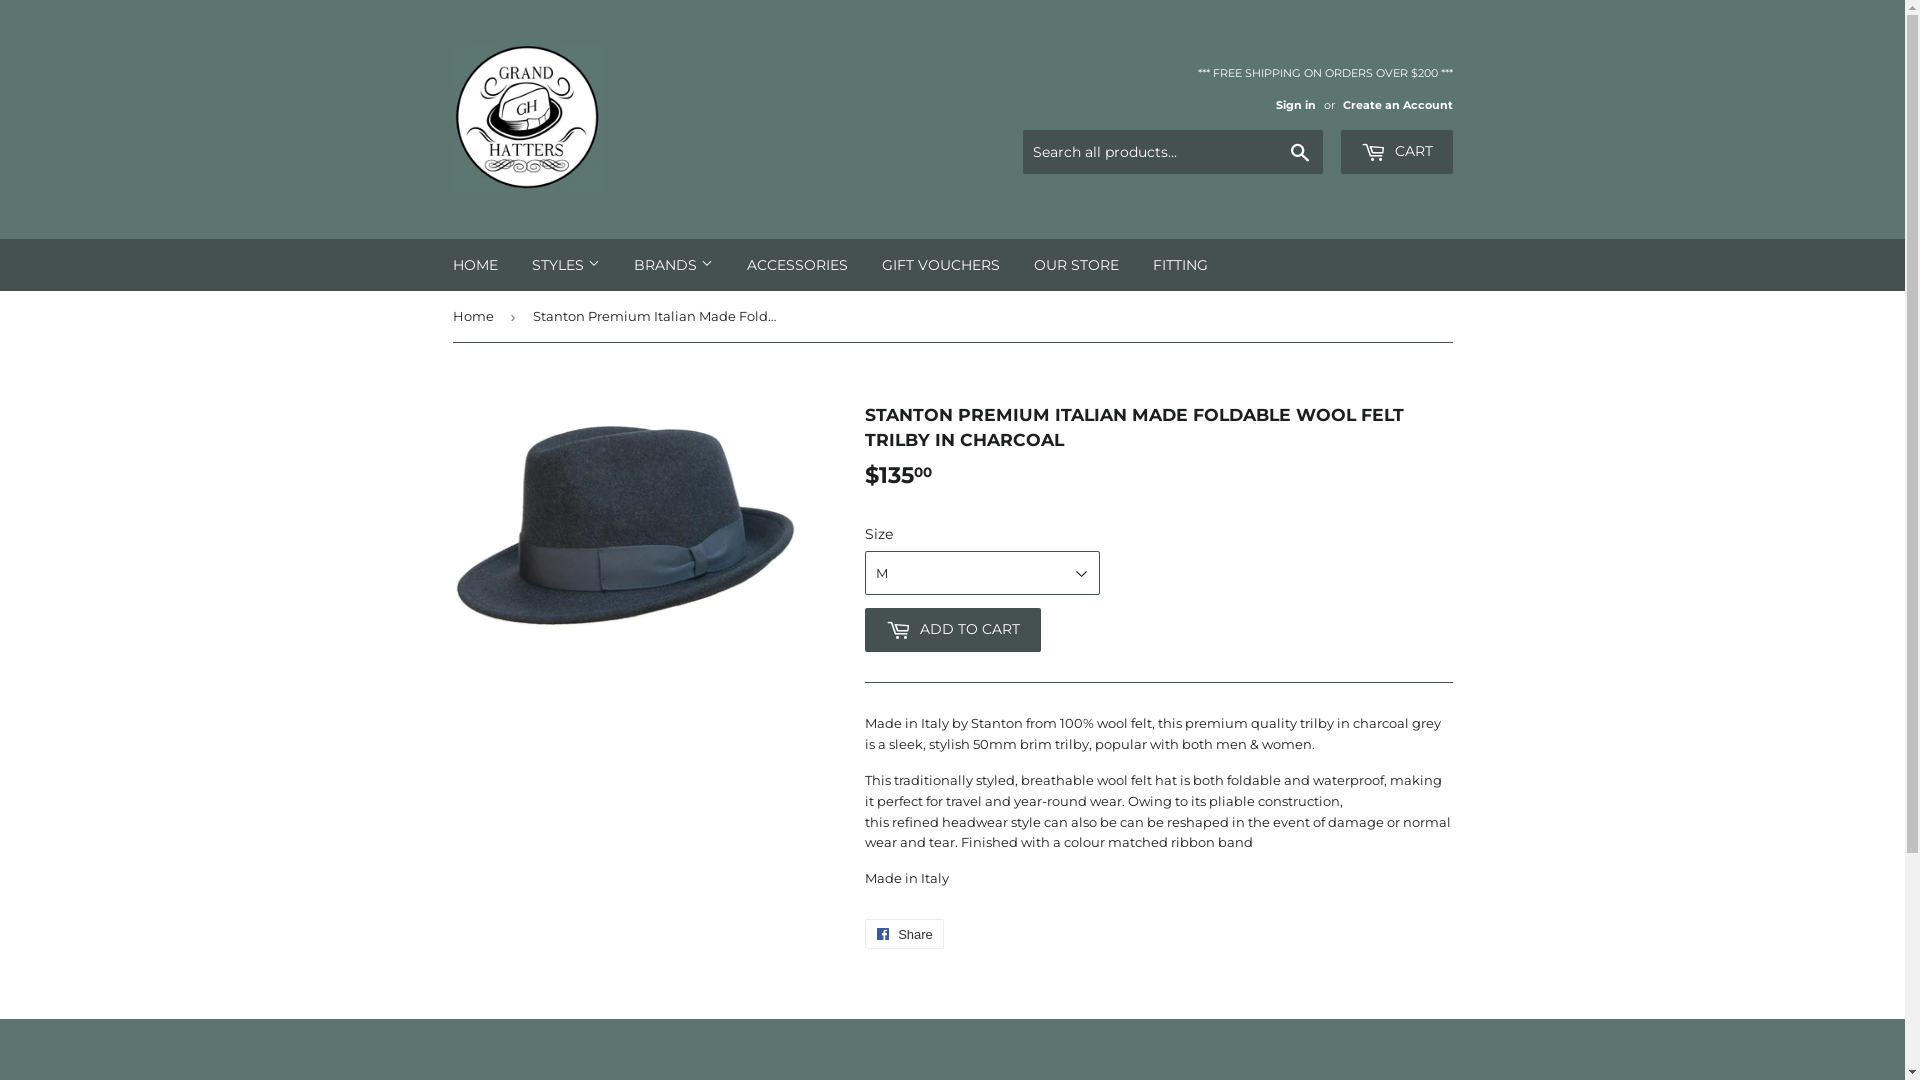 The image size is (1920, 1080). Describe the element at coordinates (902, 933) in the screenshot. I see `'Share` at that location.